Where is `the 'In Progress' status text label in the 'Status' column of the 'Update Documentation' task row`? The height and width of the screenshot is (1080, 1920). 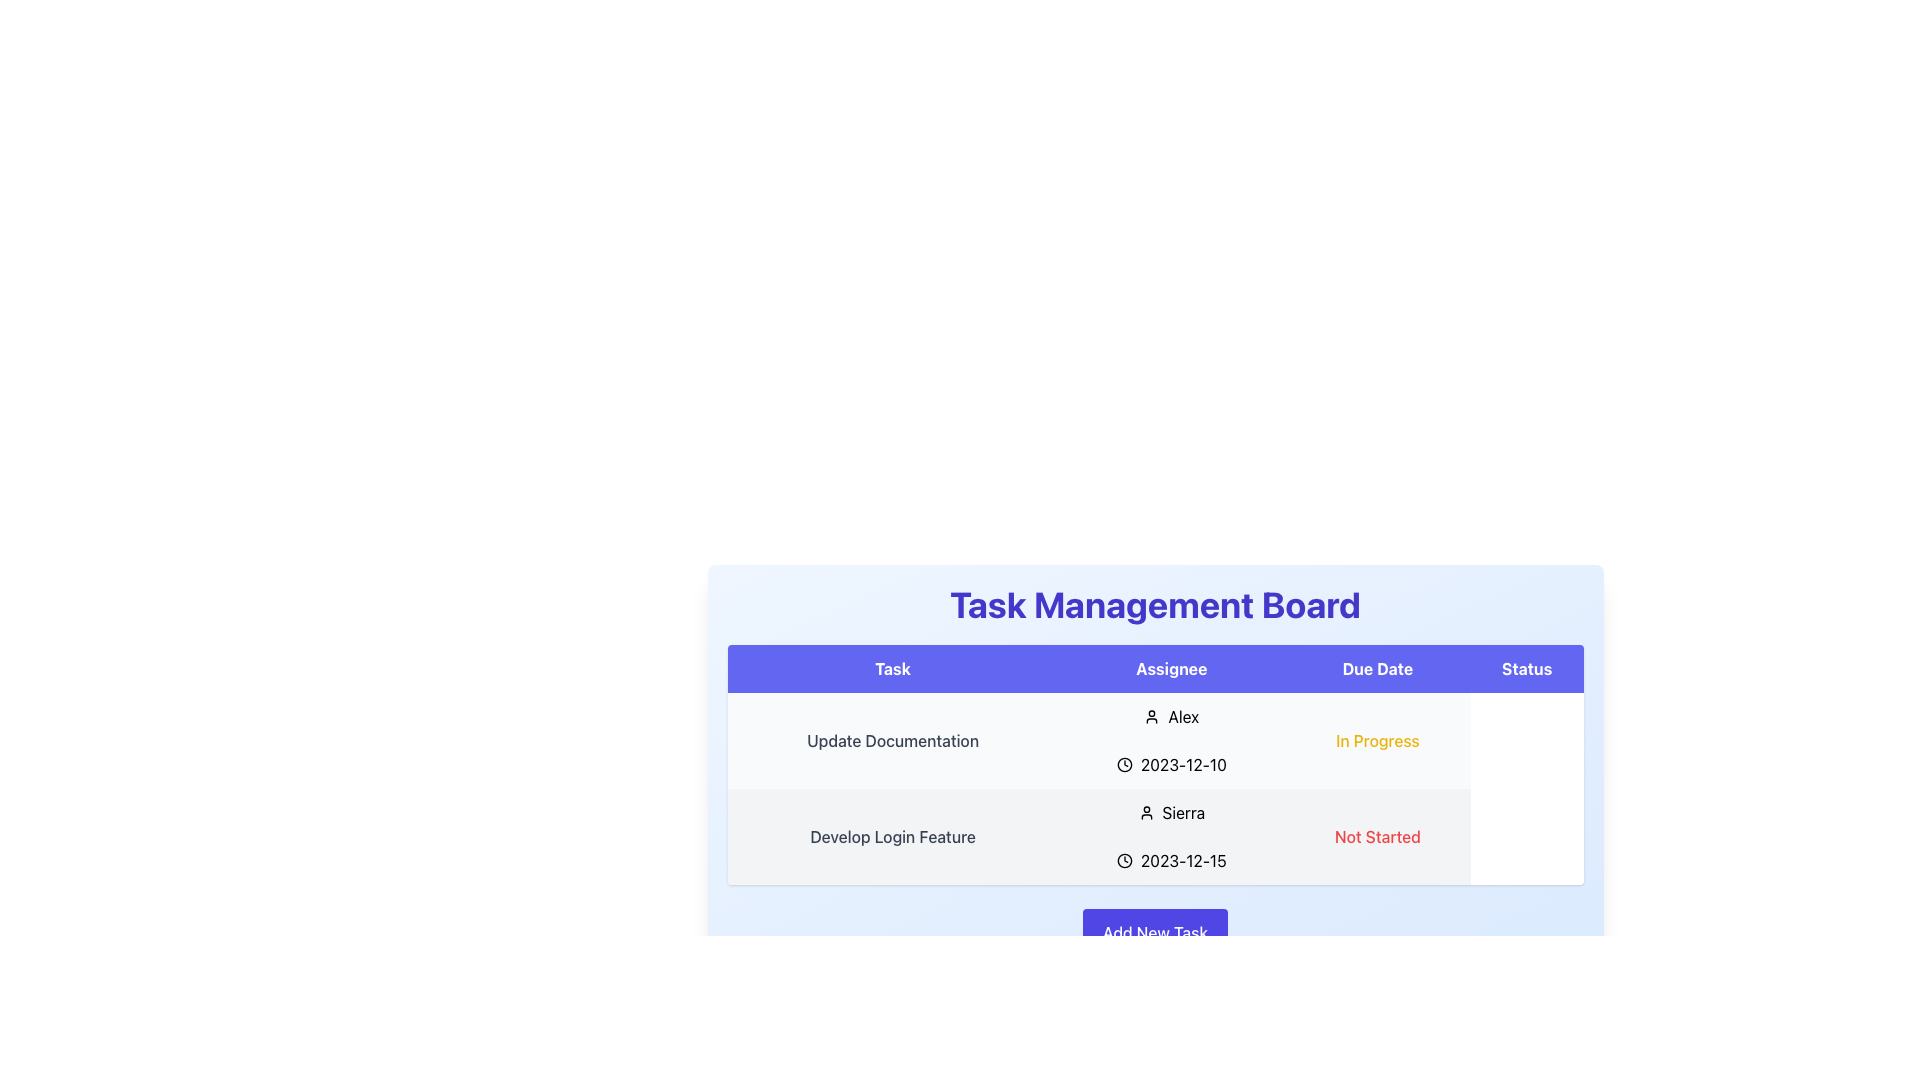 the 'In Progress' status text label in the 'Status' column of the 'Update Documentation' task row is located at coordinates (1376, 740).